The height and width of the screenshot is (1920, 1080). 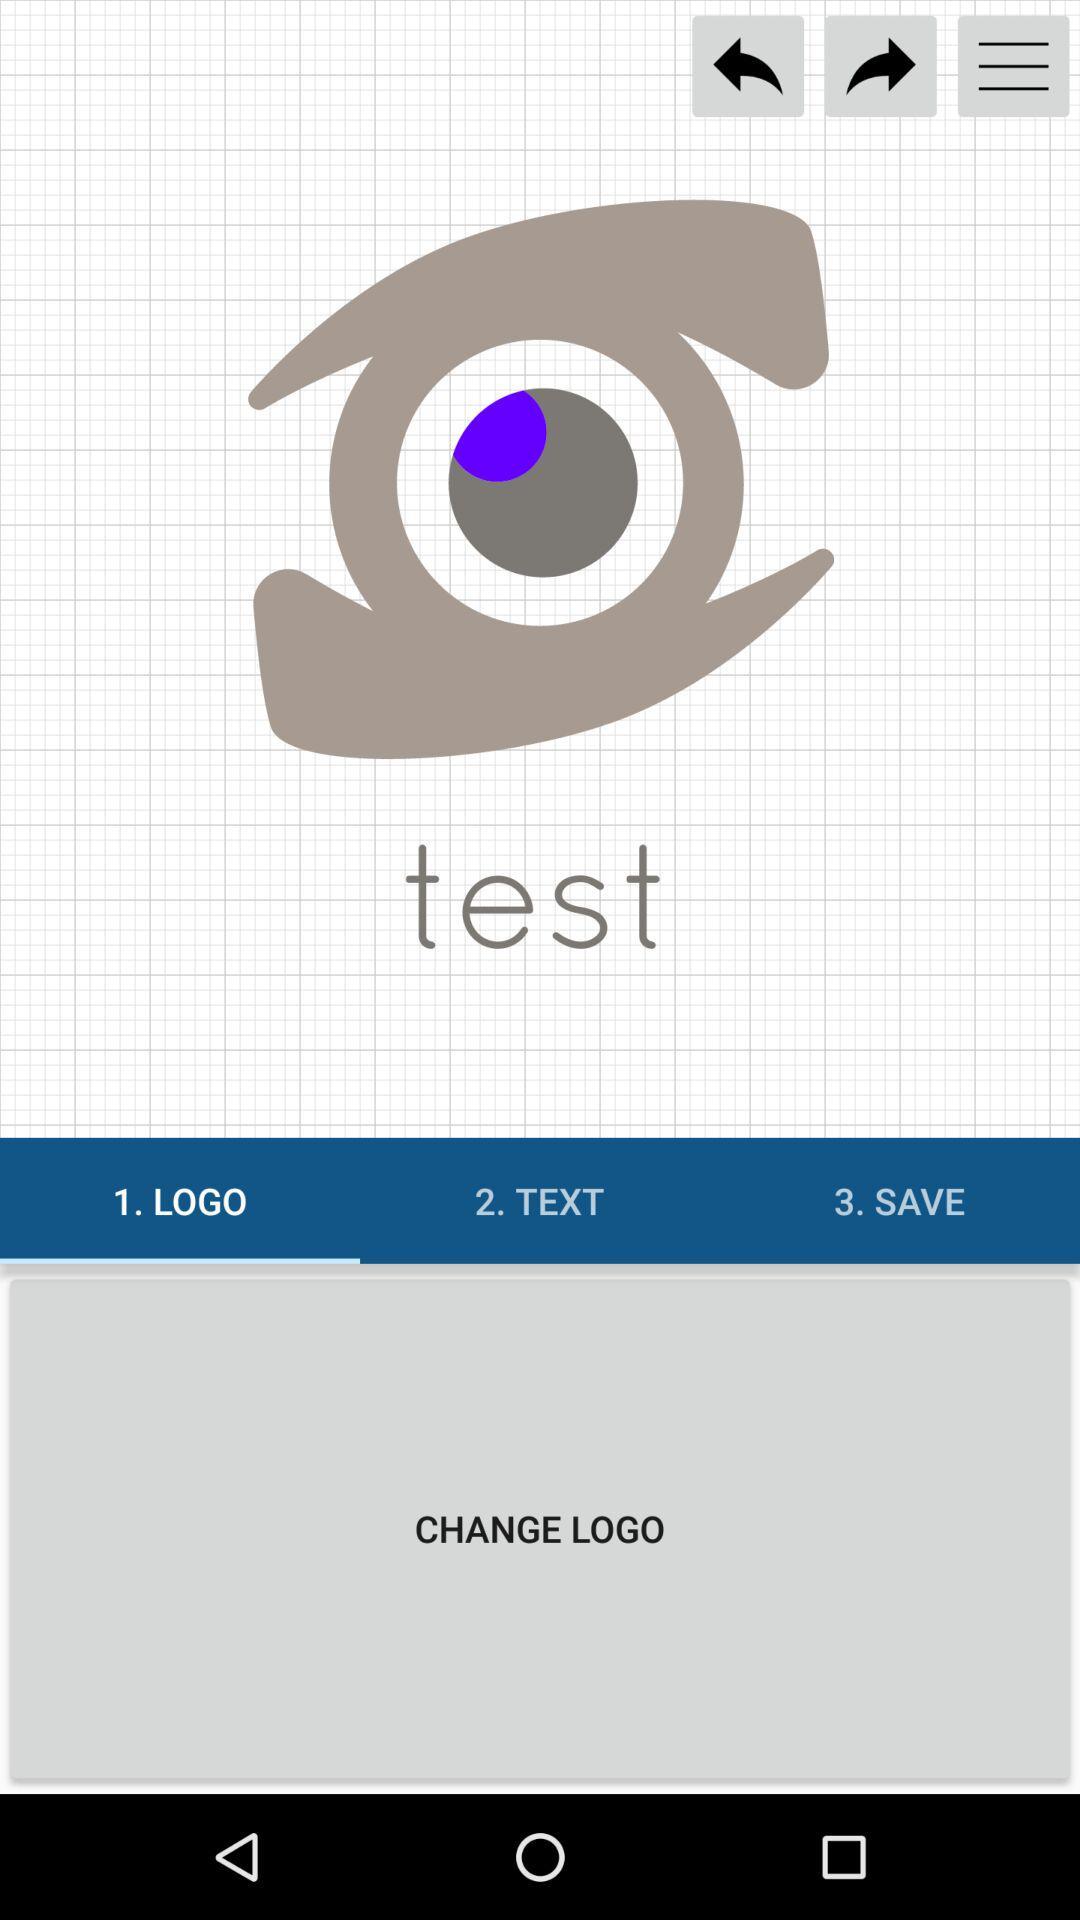 What do you see at coordinates (748, 66) in the screenshot?
I see `previous` at bounding box center [748, 66].